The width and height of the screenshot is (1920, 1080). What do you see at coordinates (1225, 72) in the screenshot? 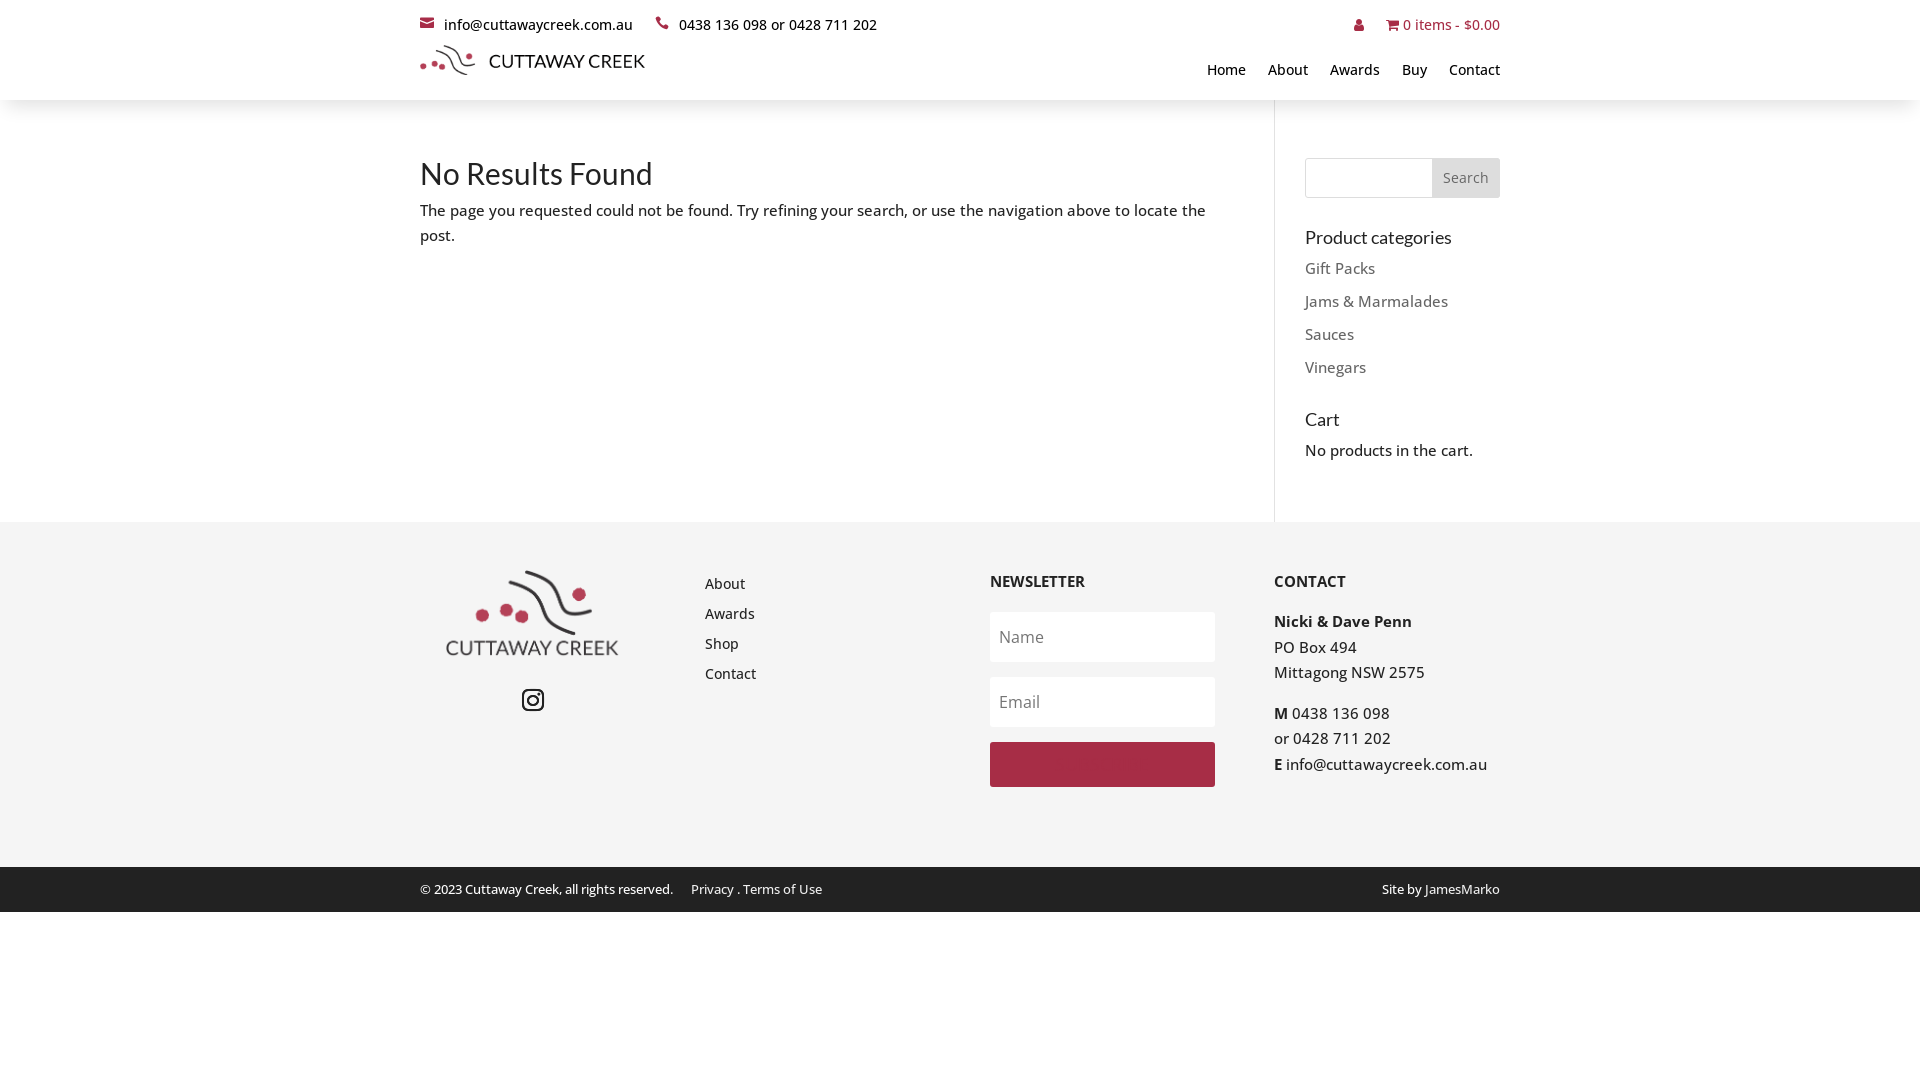
I see `'Home'` at bounding box center [1225, 72].